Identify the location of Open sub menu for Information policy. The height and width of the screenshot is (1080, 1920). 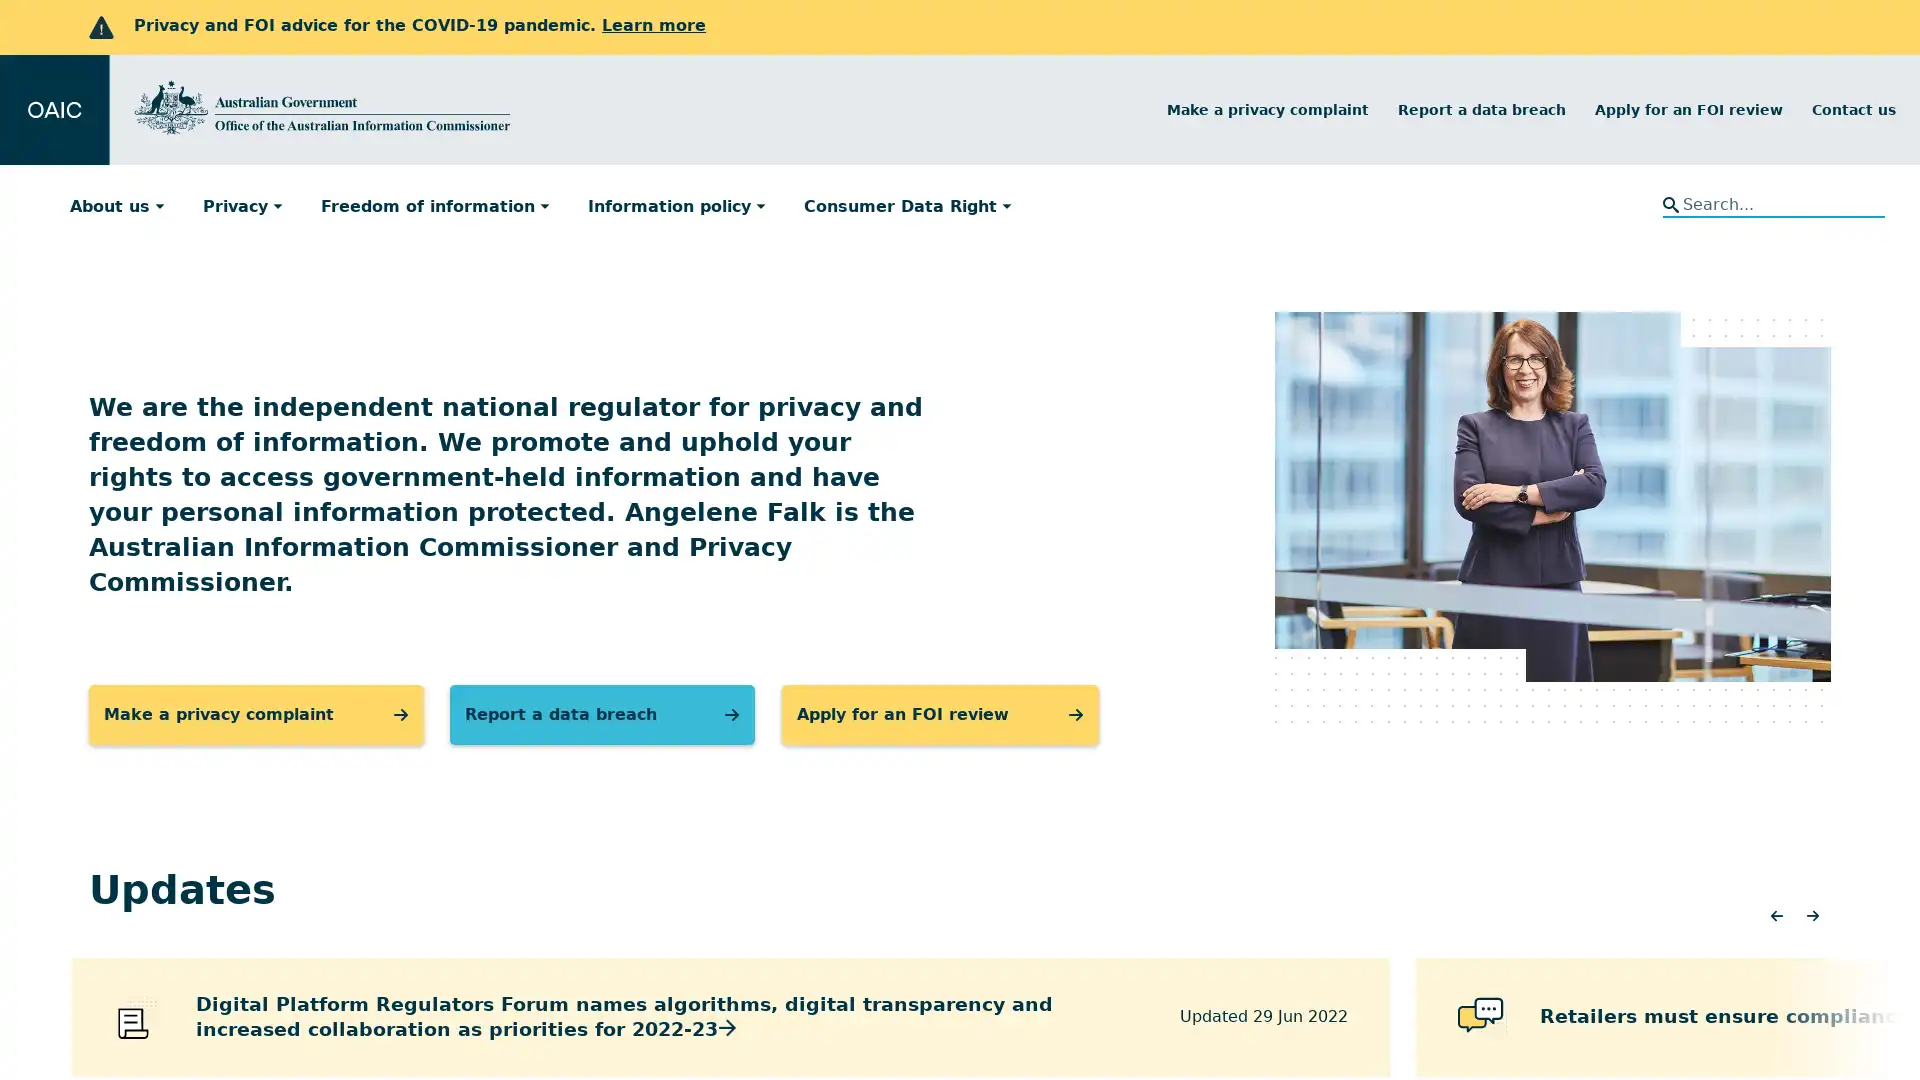
(767, 205).